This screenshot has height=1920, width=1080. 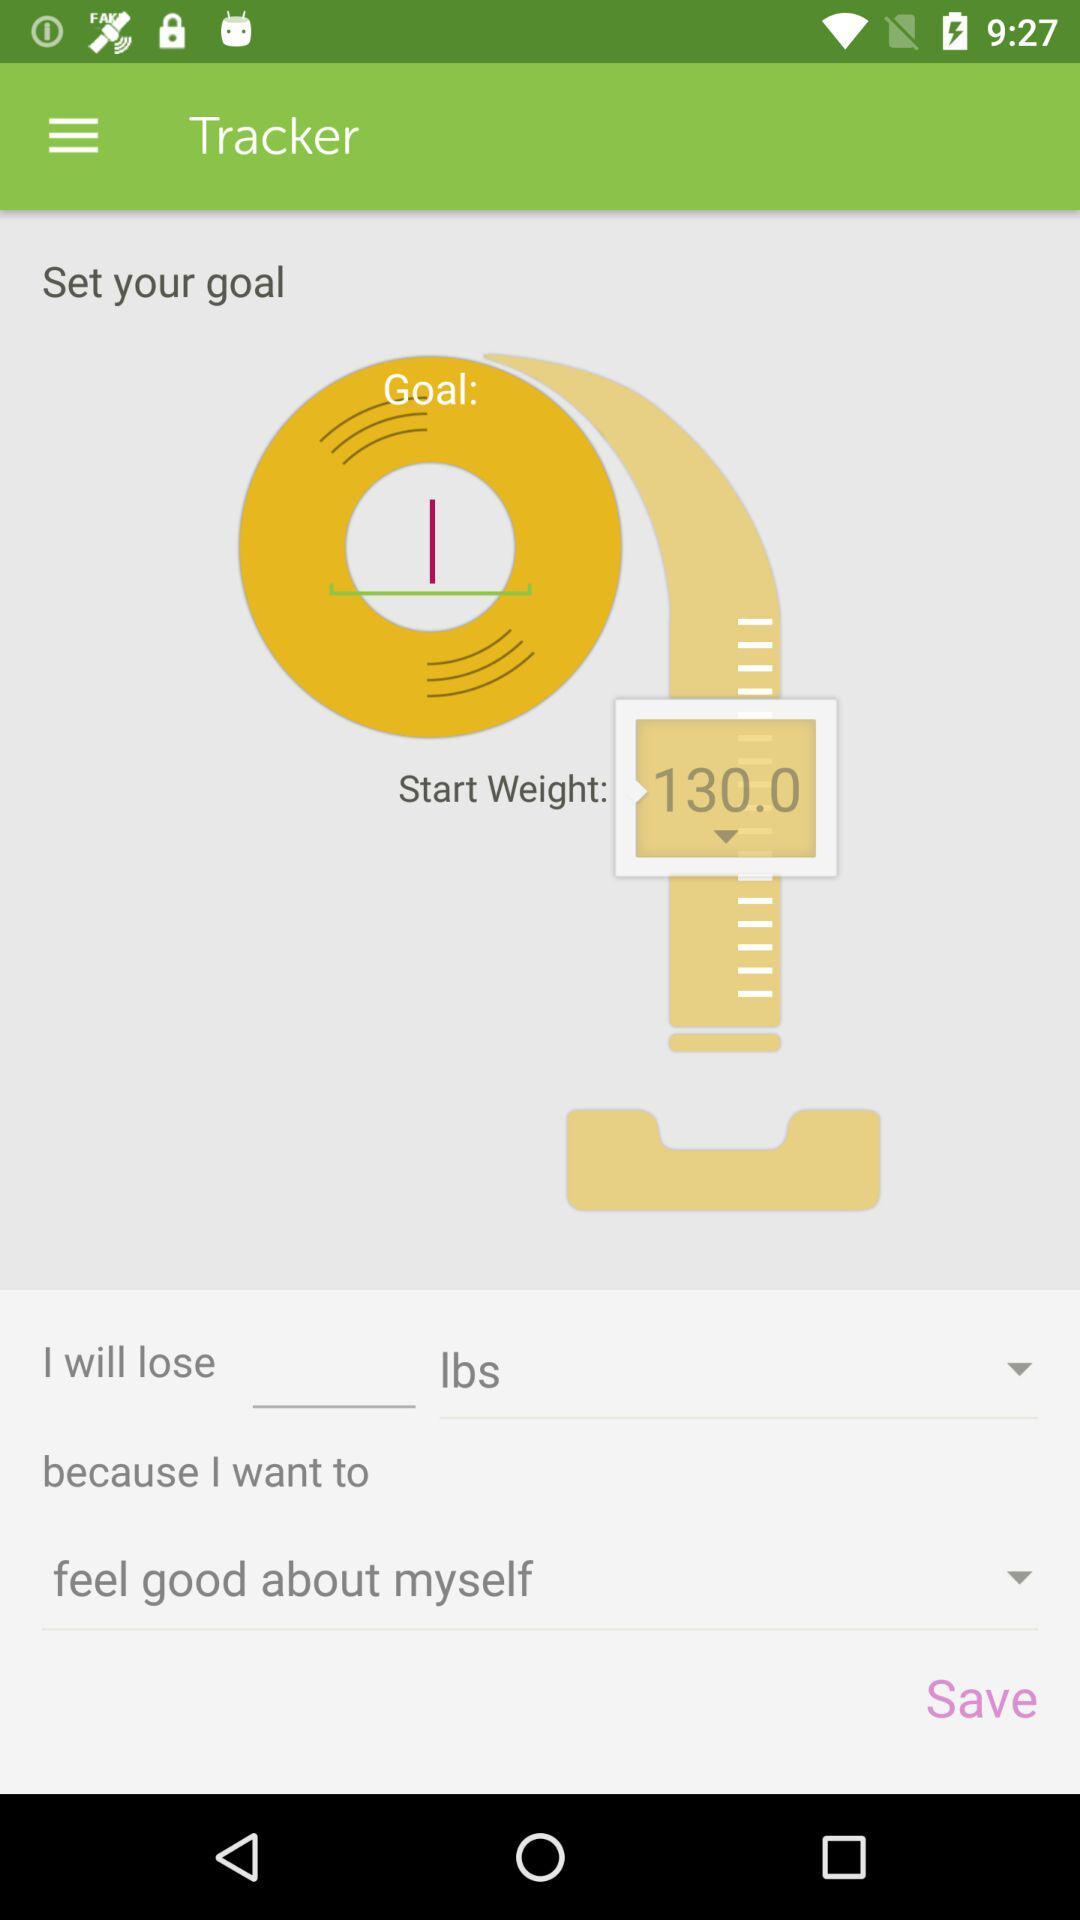 I want to click on the item above because i want item, so click(x=333, y=1375).